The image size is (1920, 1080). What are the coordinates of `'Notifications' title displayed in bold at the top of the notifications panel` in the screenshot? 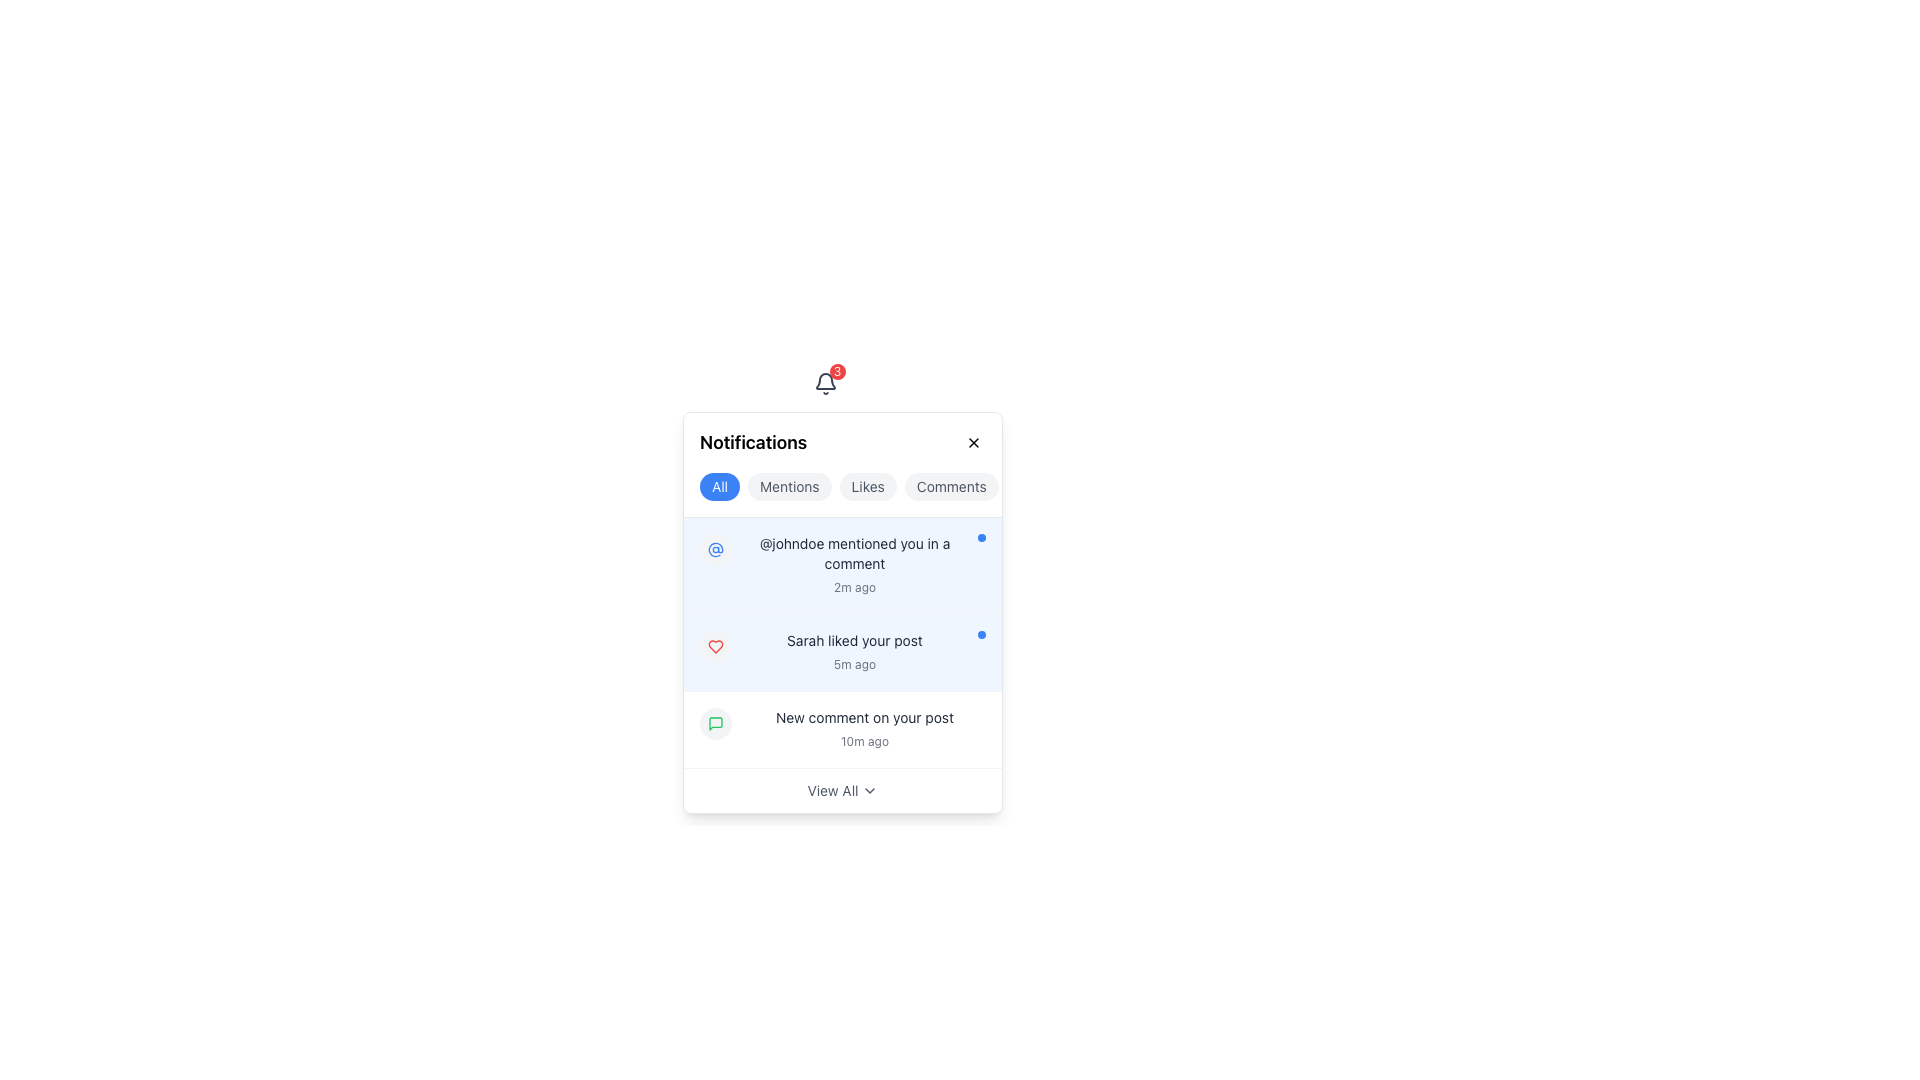 It's located at (843, 442).